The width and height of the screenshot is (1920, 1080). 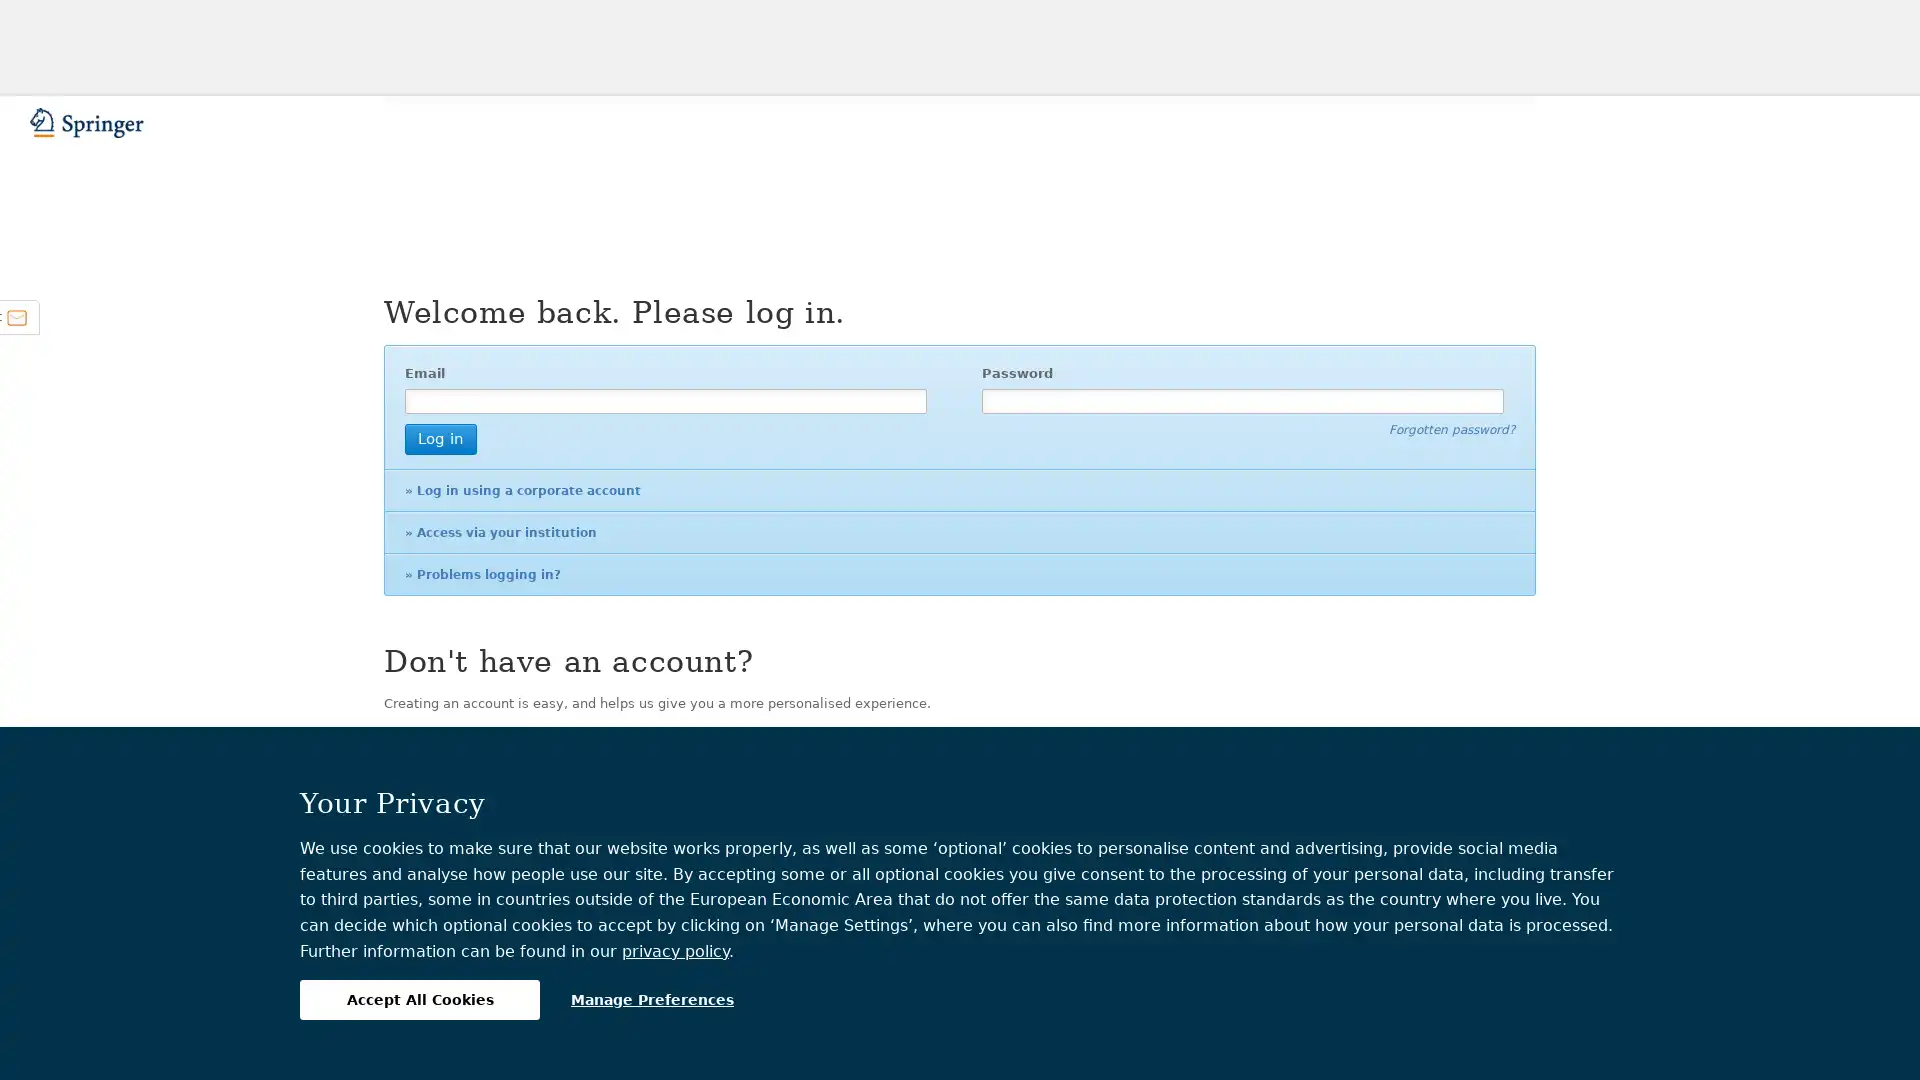 I want to click on Accept All Cookies, so click(x=419, y=999).